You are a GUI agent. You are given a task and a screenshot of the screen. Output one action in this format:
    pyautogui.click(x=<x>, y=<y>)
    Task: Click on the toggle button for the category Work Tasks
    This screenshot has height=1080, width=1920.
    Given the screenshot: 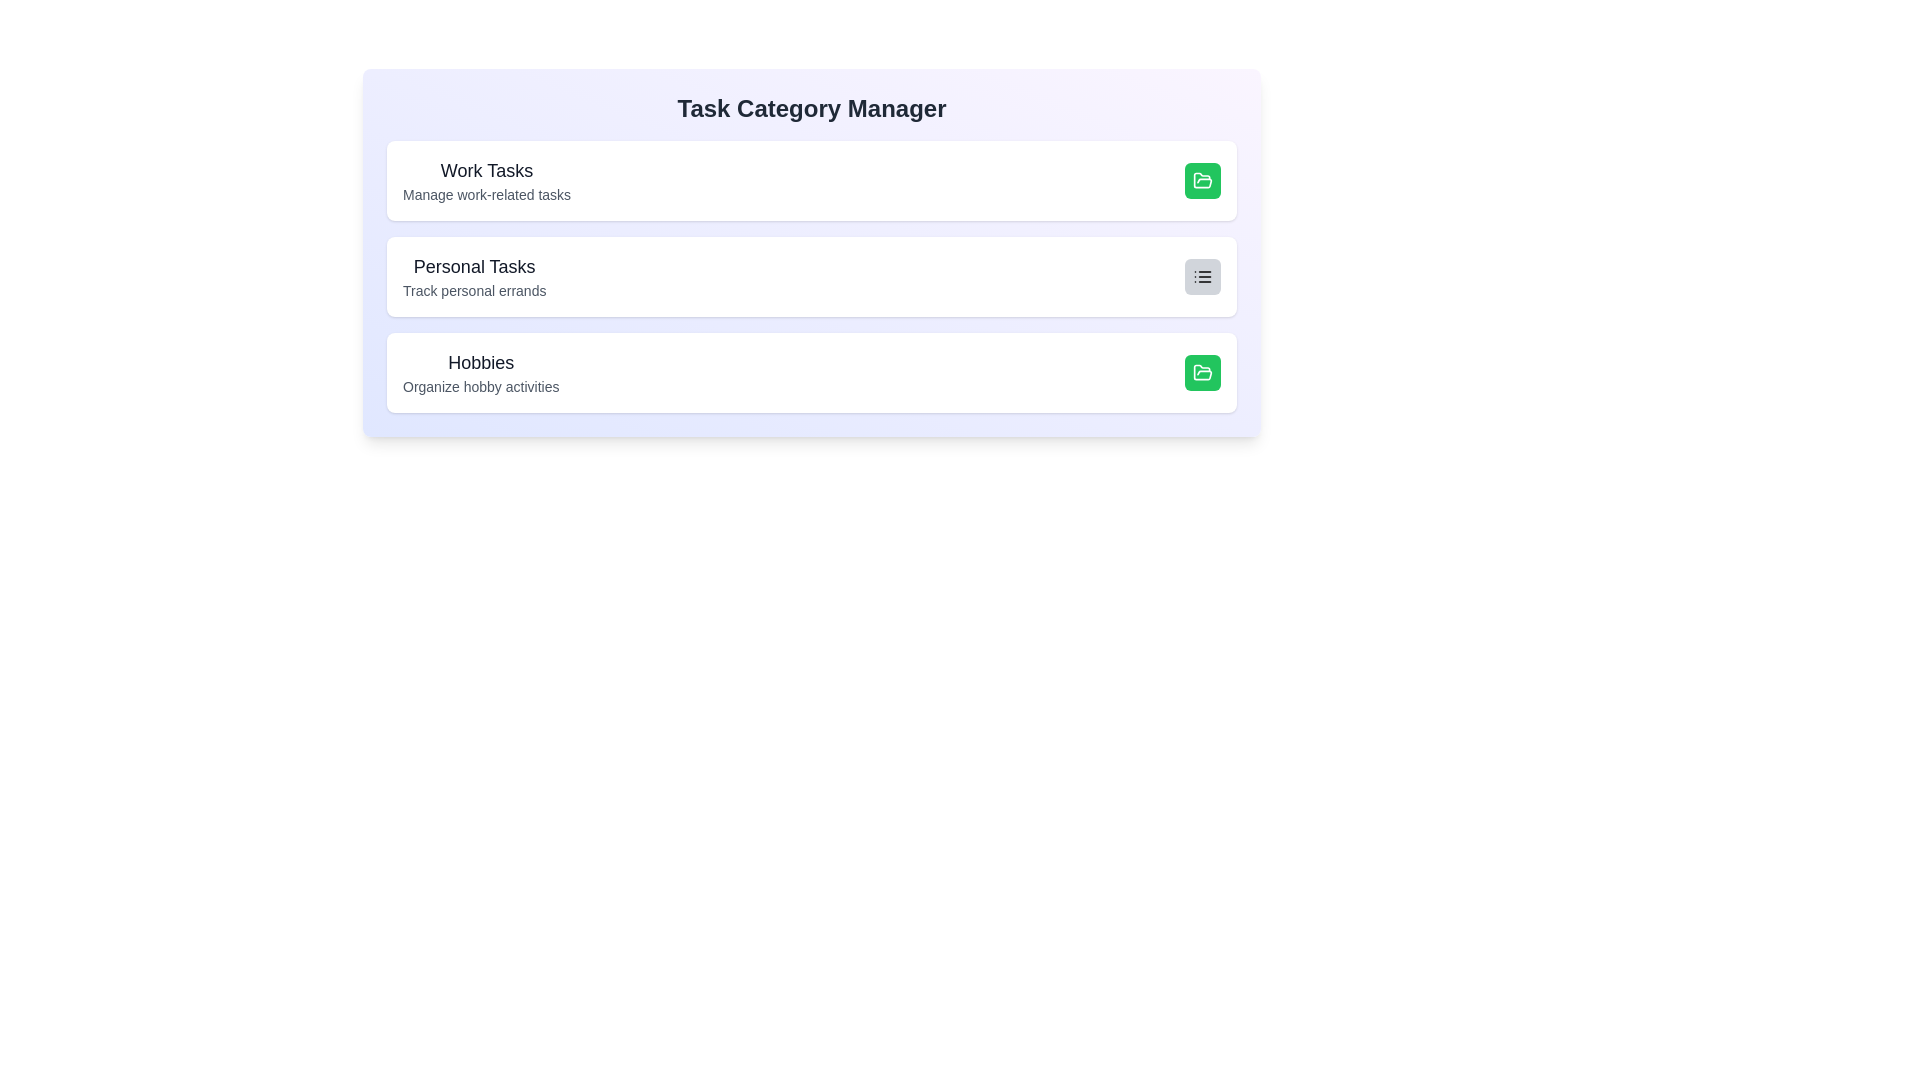 What is the action you would take?
    pyautogui.click(x=1202, y=181)
    